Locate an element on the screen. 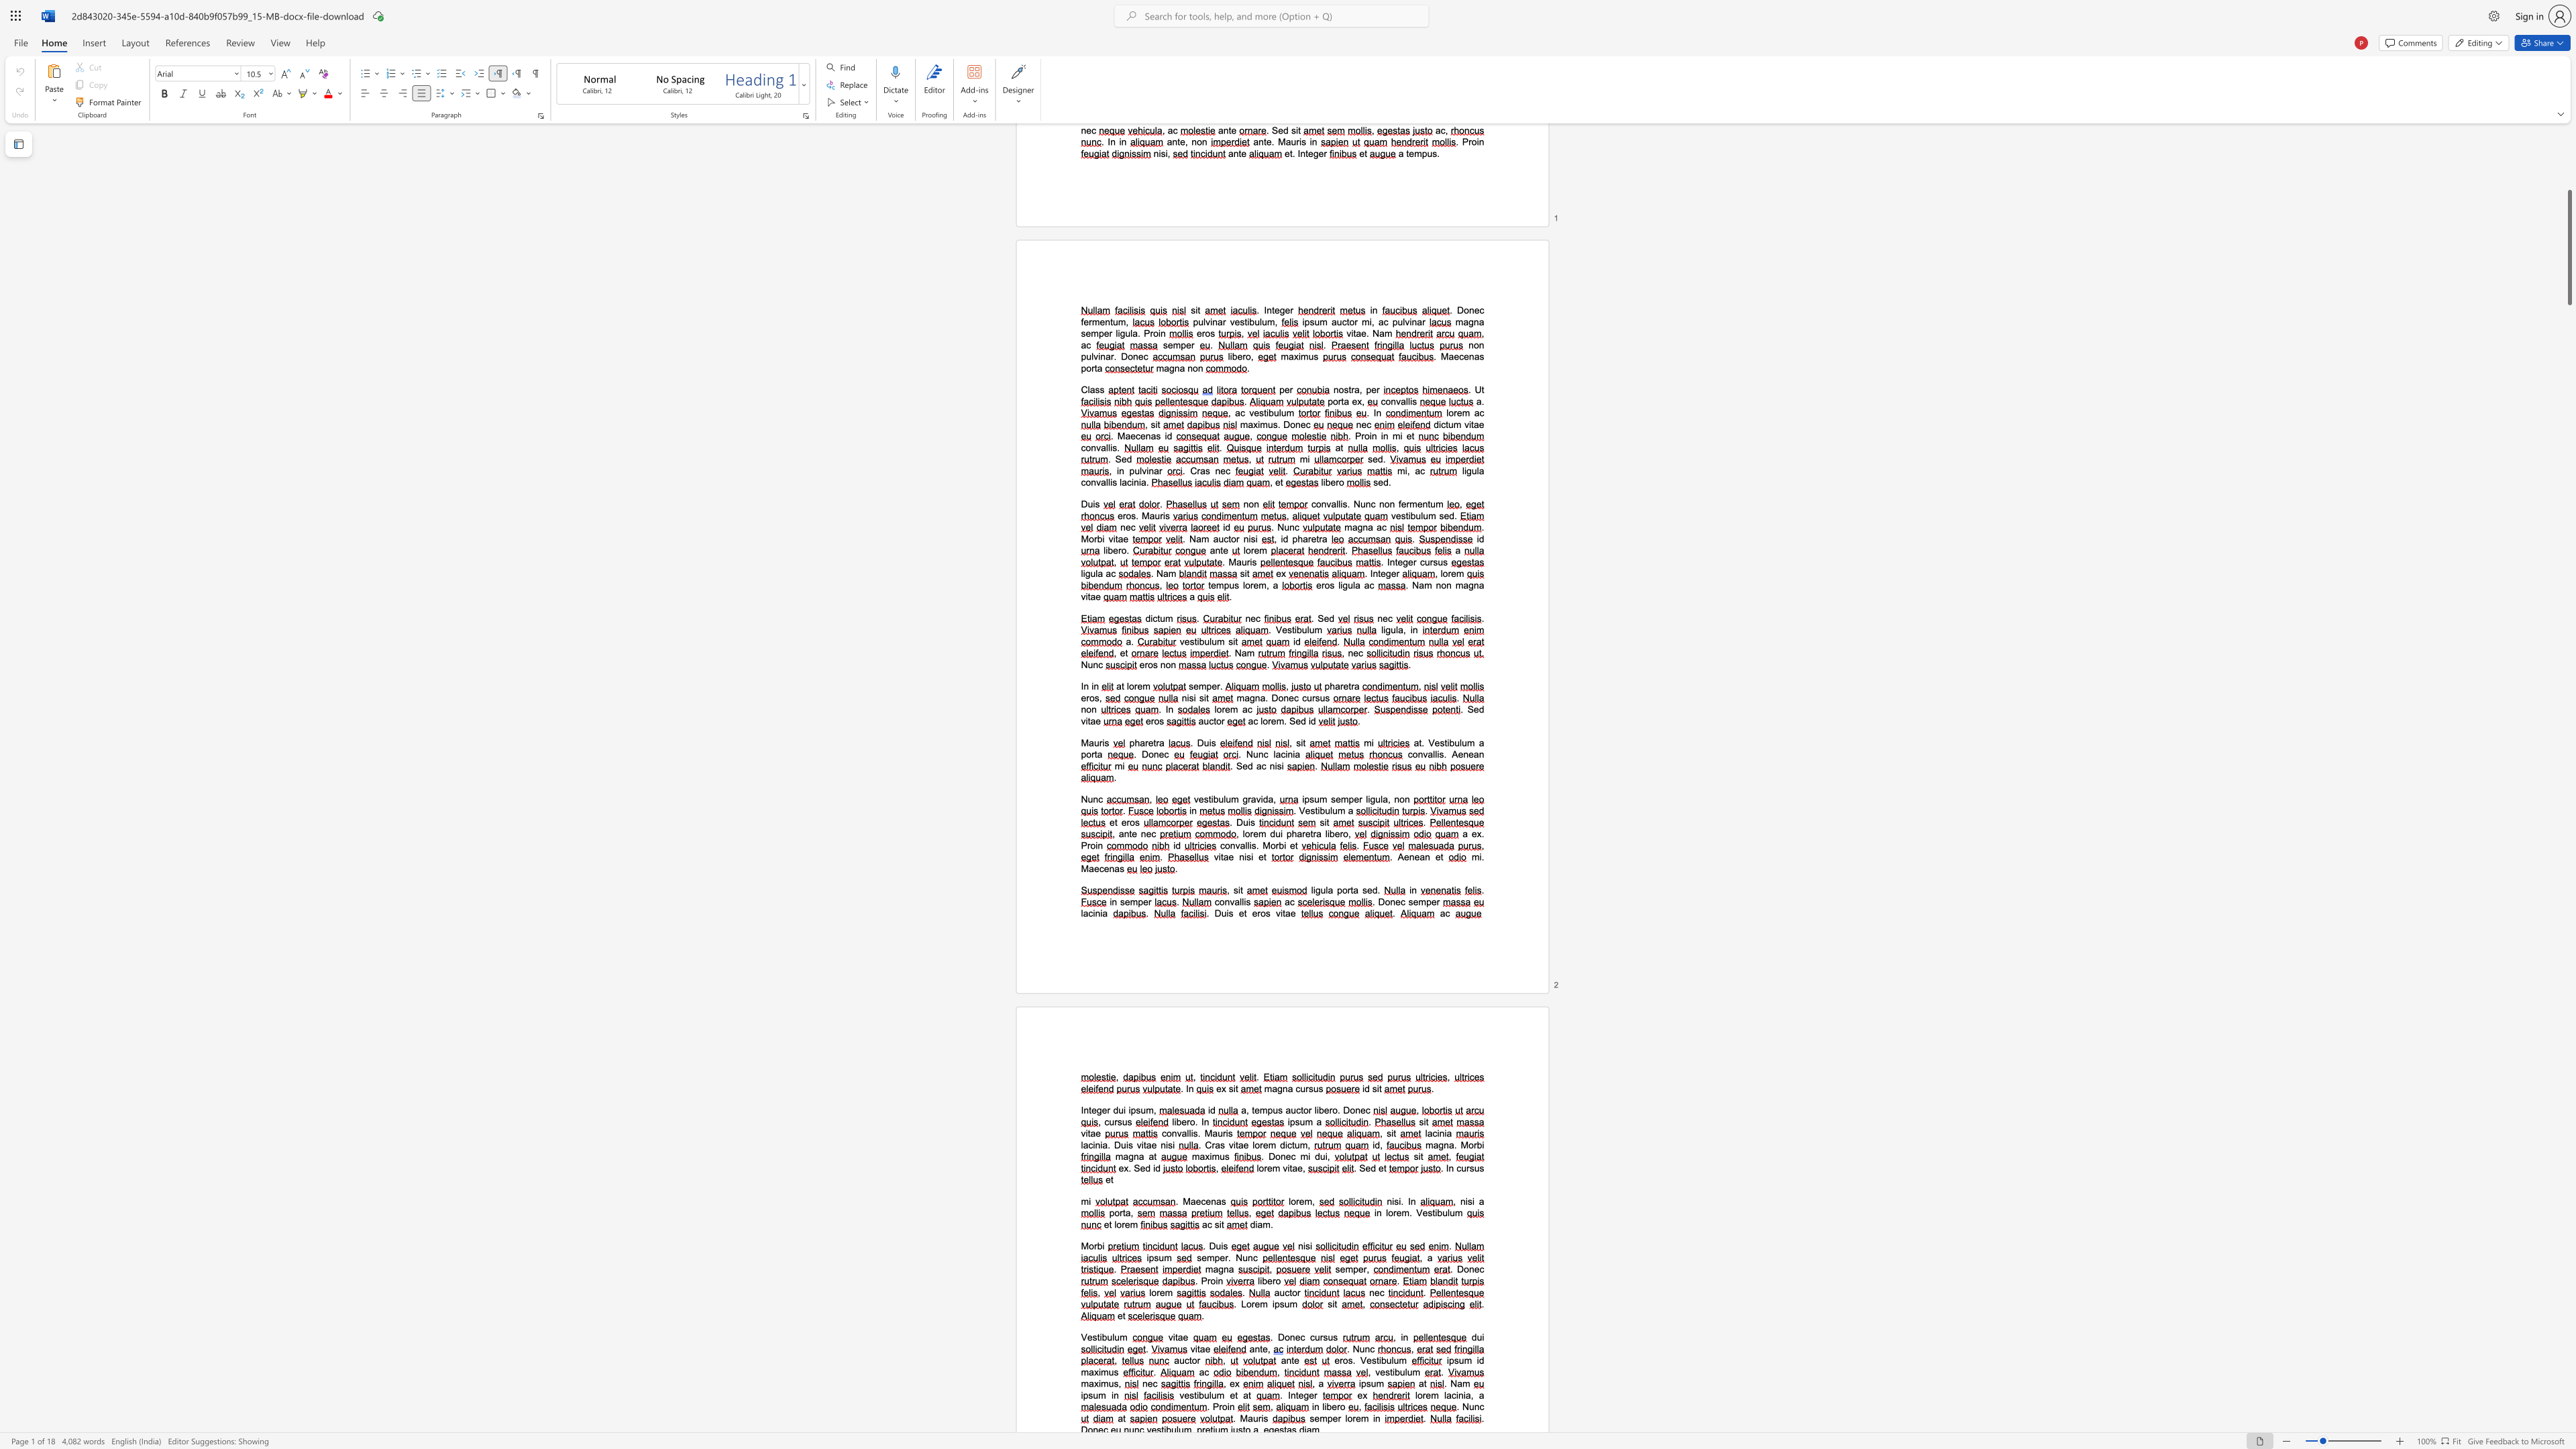 The width and height of the screenshot is (2576, 1449). the 1th character "." in the text is located at coordinates (1389, 857).